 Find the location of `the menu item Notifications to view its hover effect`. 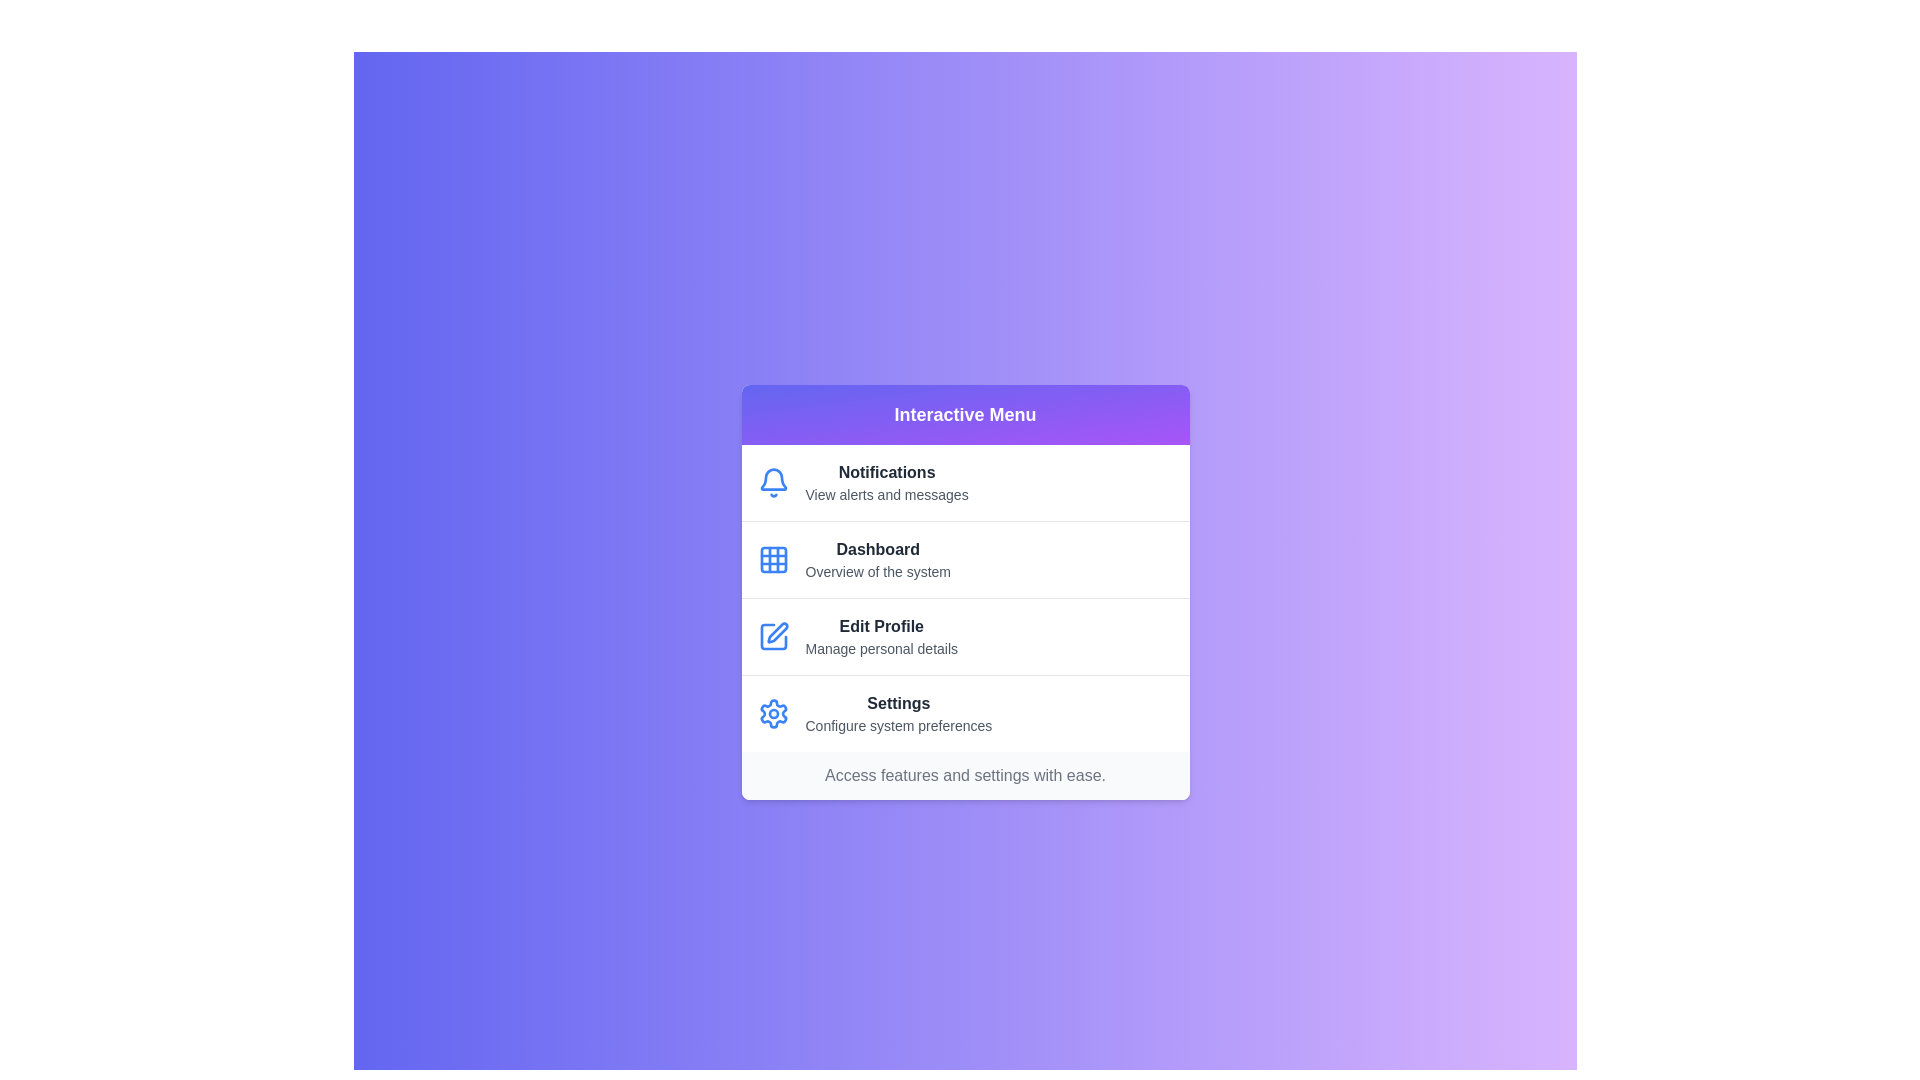

the menu item Notifications to view its hover effect is located at coordinates (965, 482).